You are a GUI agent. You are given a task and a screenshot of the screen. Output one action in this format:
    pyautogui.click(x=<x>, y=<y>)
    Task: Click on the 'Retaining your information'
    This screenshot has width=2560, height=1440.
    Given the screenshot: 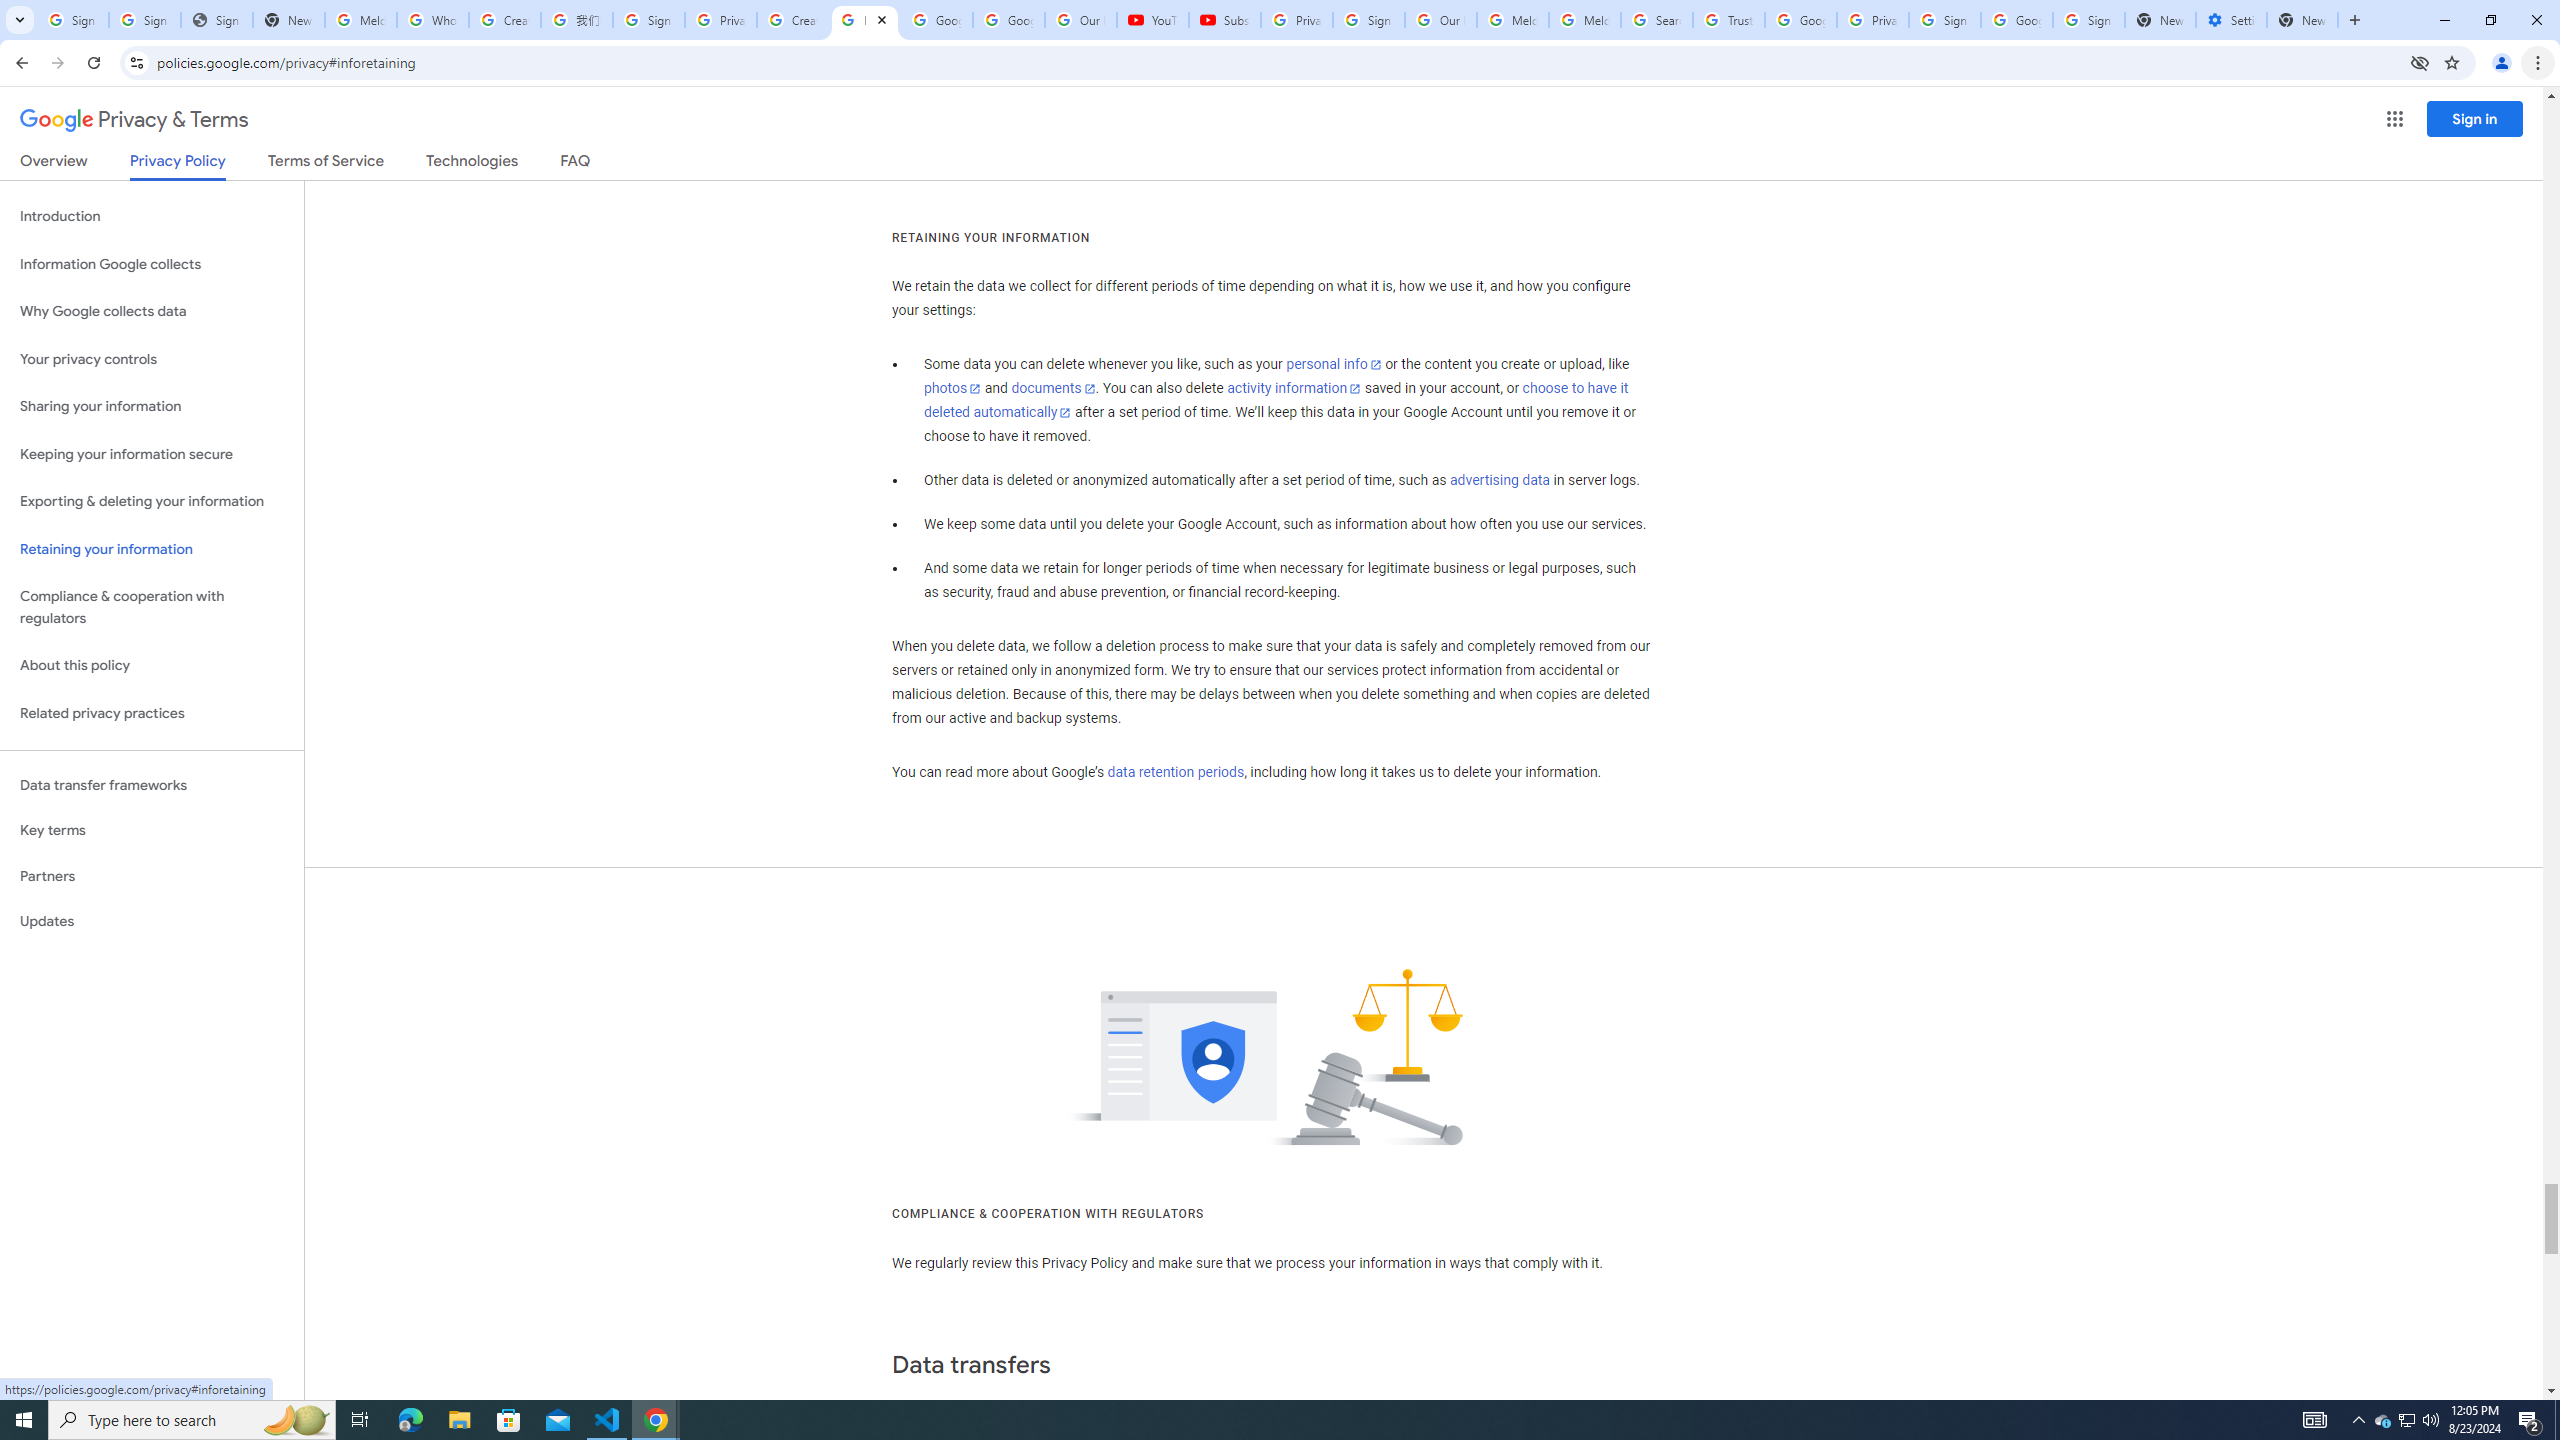 What is the action you would take?
    pyautogui.click(x=151, y=549)
    